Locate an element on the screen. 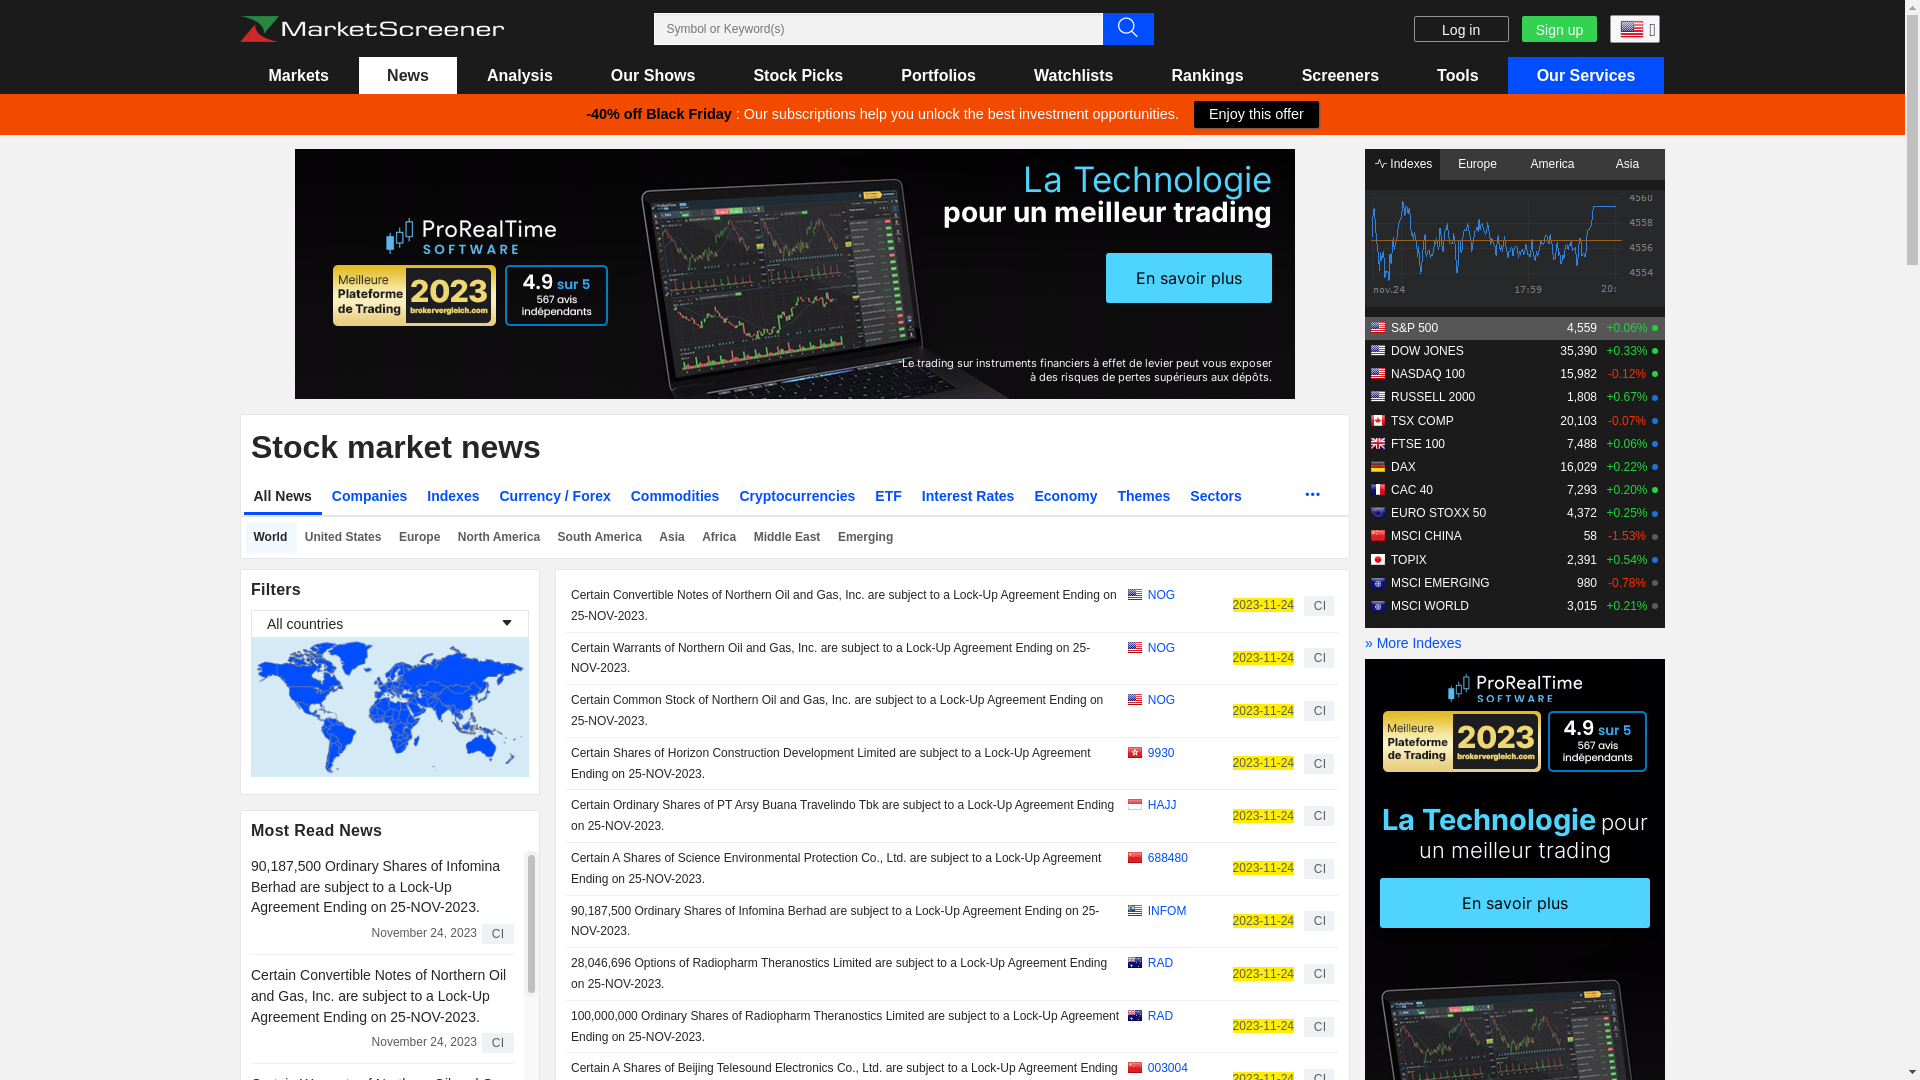  'North America' is located at coordinates (499, 536).